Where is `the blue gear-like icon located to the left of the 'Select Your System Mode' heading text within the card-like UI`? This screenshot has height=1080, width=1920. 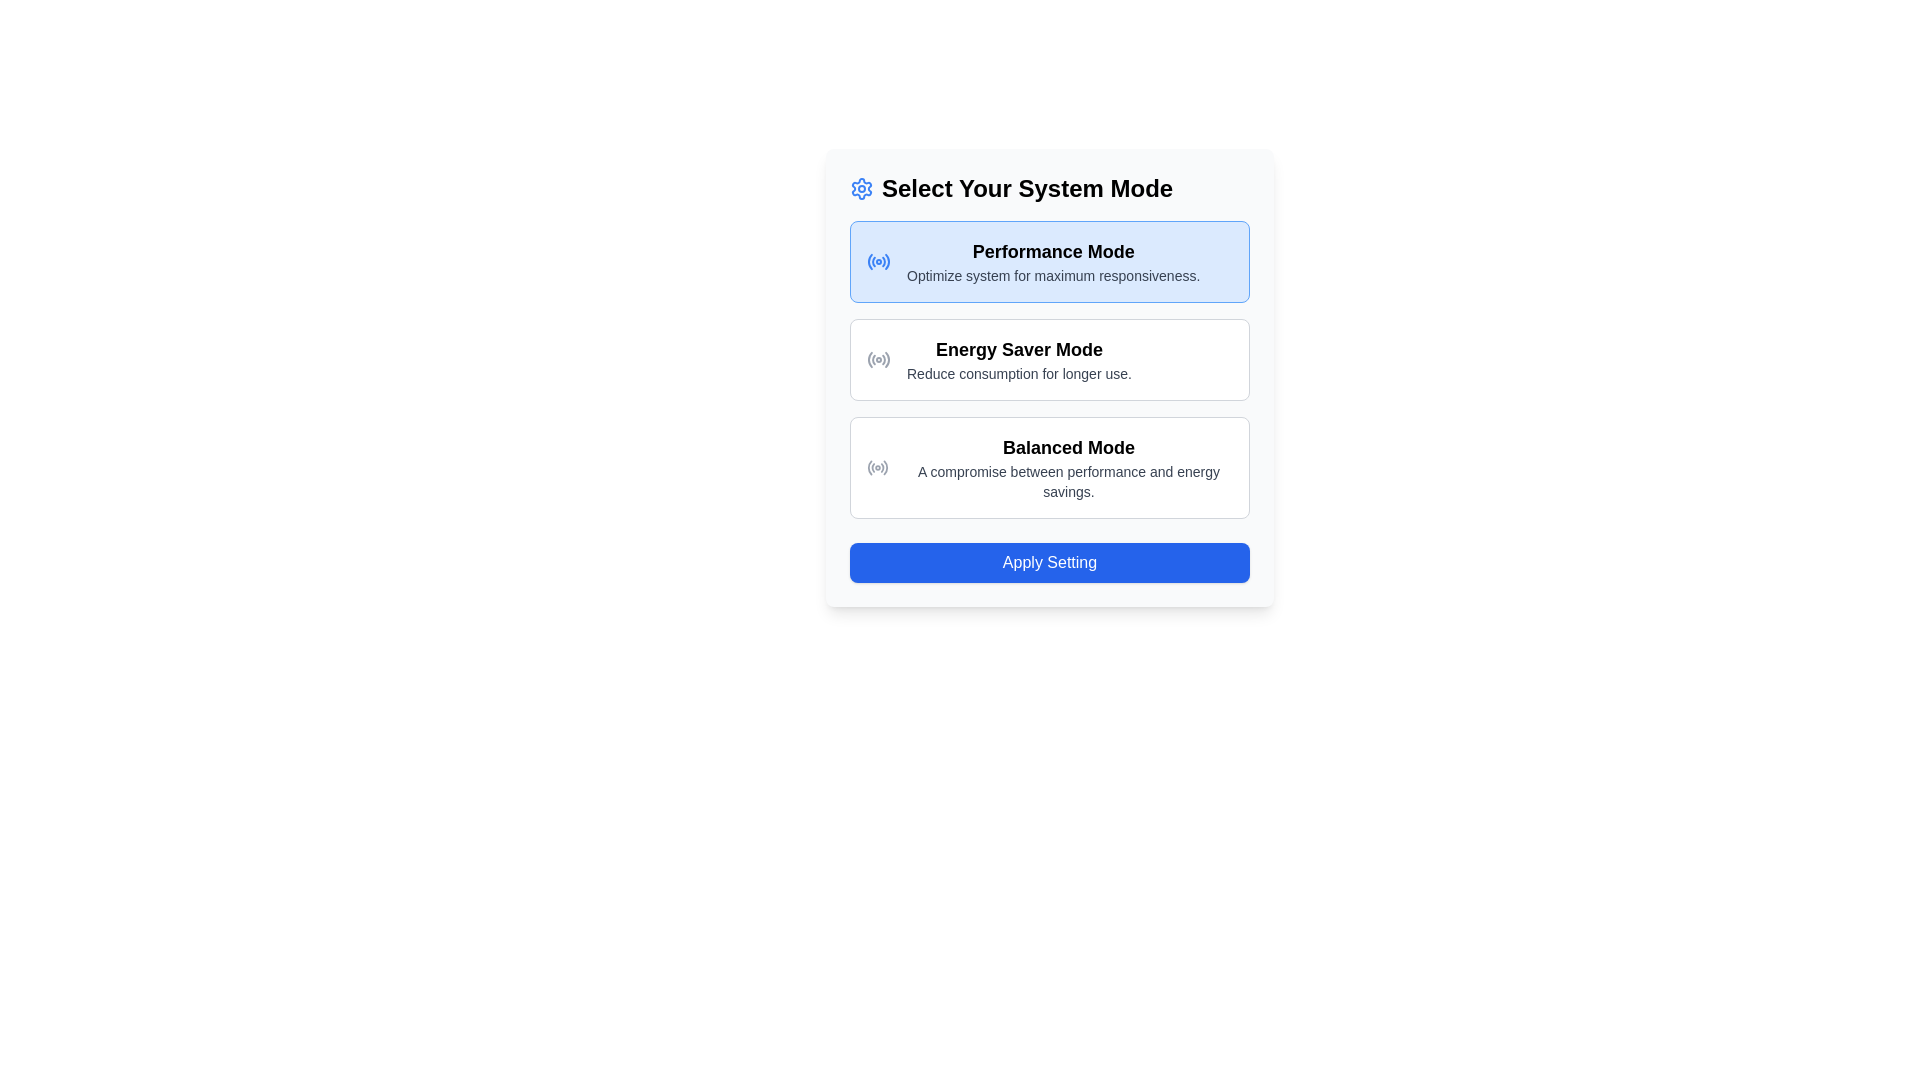
the blue gear-like icon located to the left of the 'Select Your System Mode' heading text within the card-like UI is located at coordinates (862, 189).